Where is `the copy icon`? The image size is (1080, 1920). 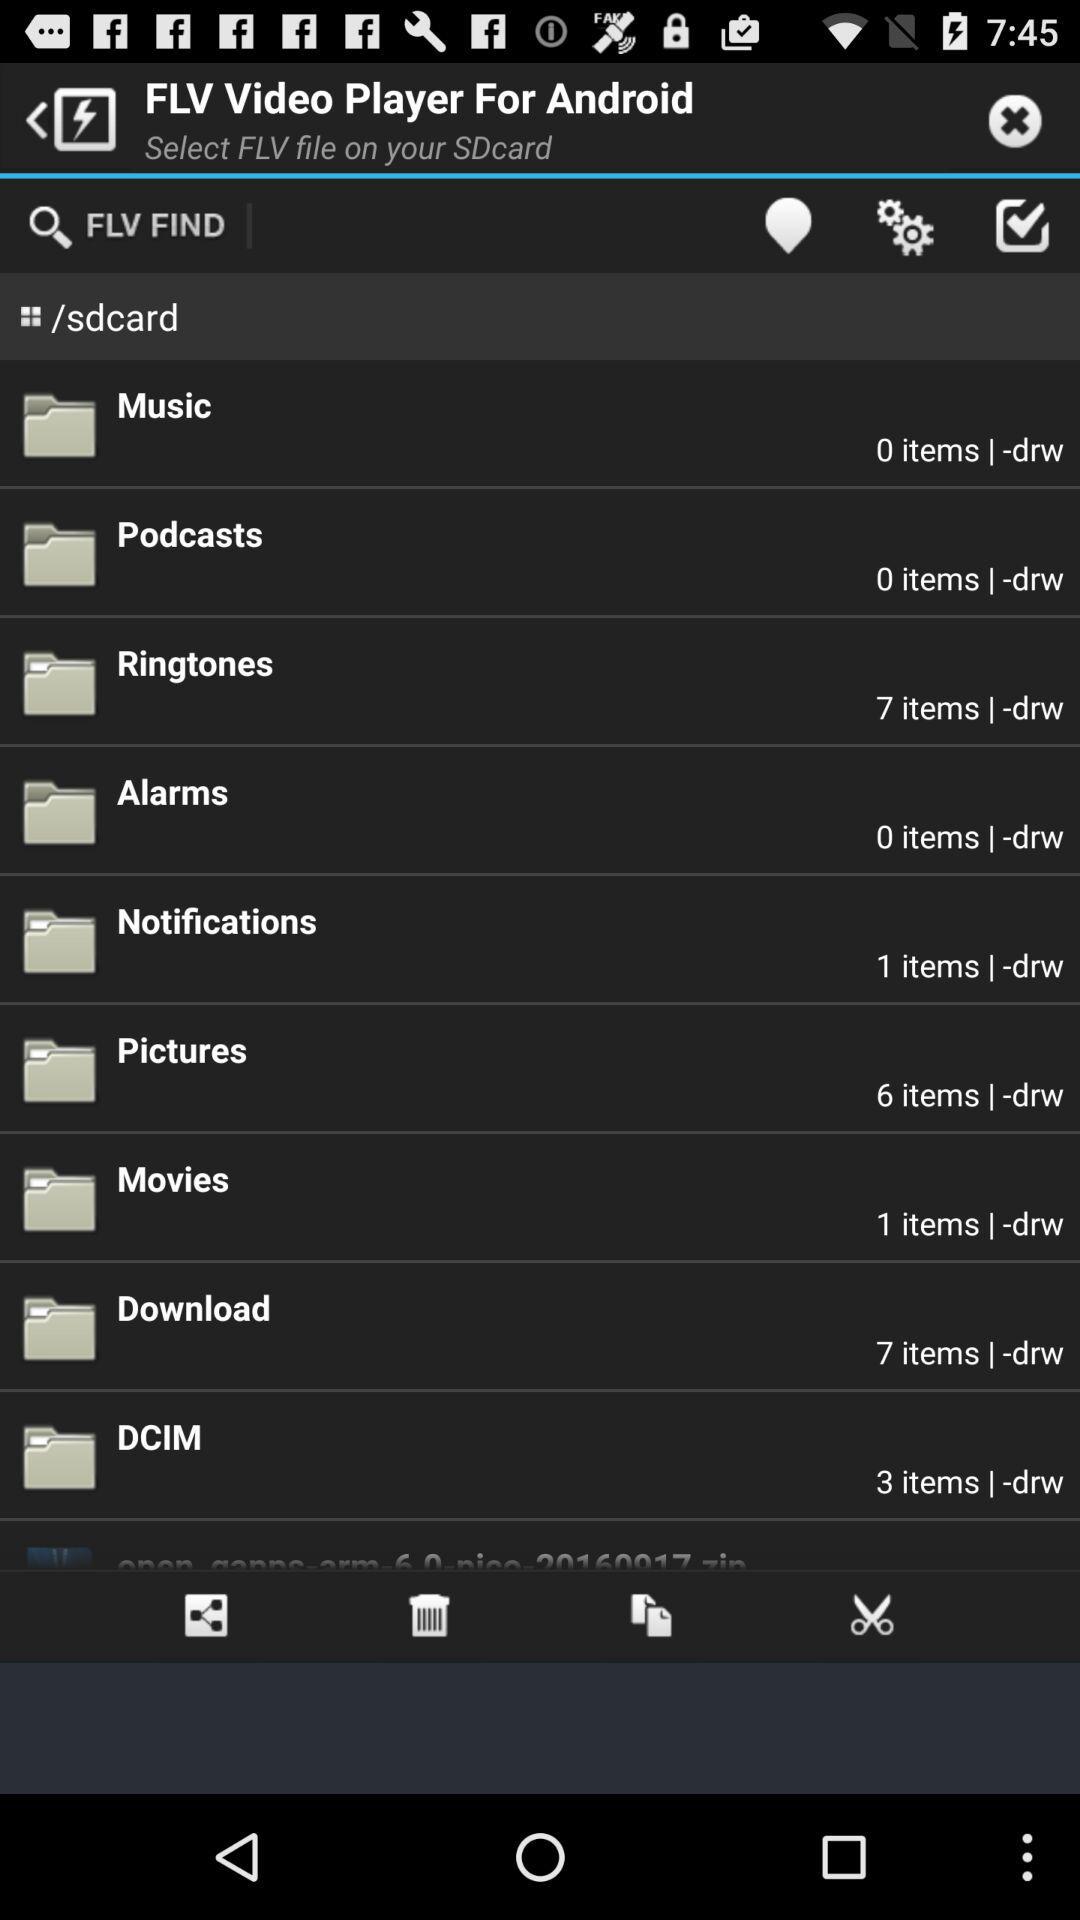
the copy icon is located at coordinates (651, 1728).